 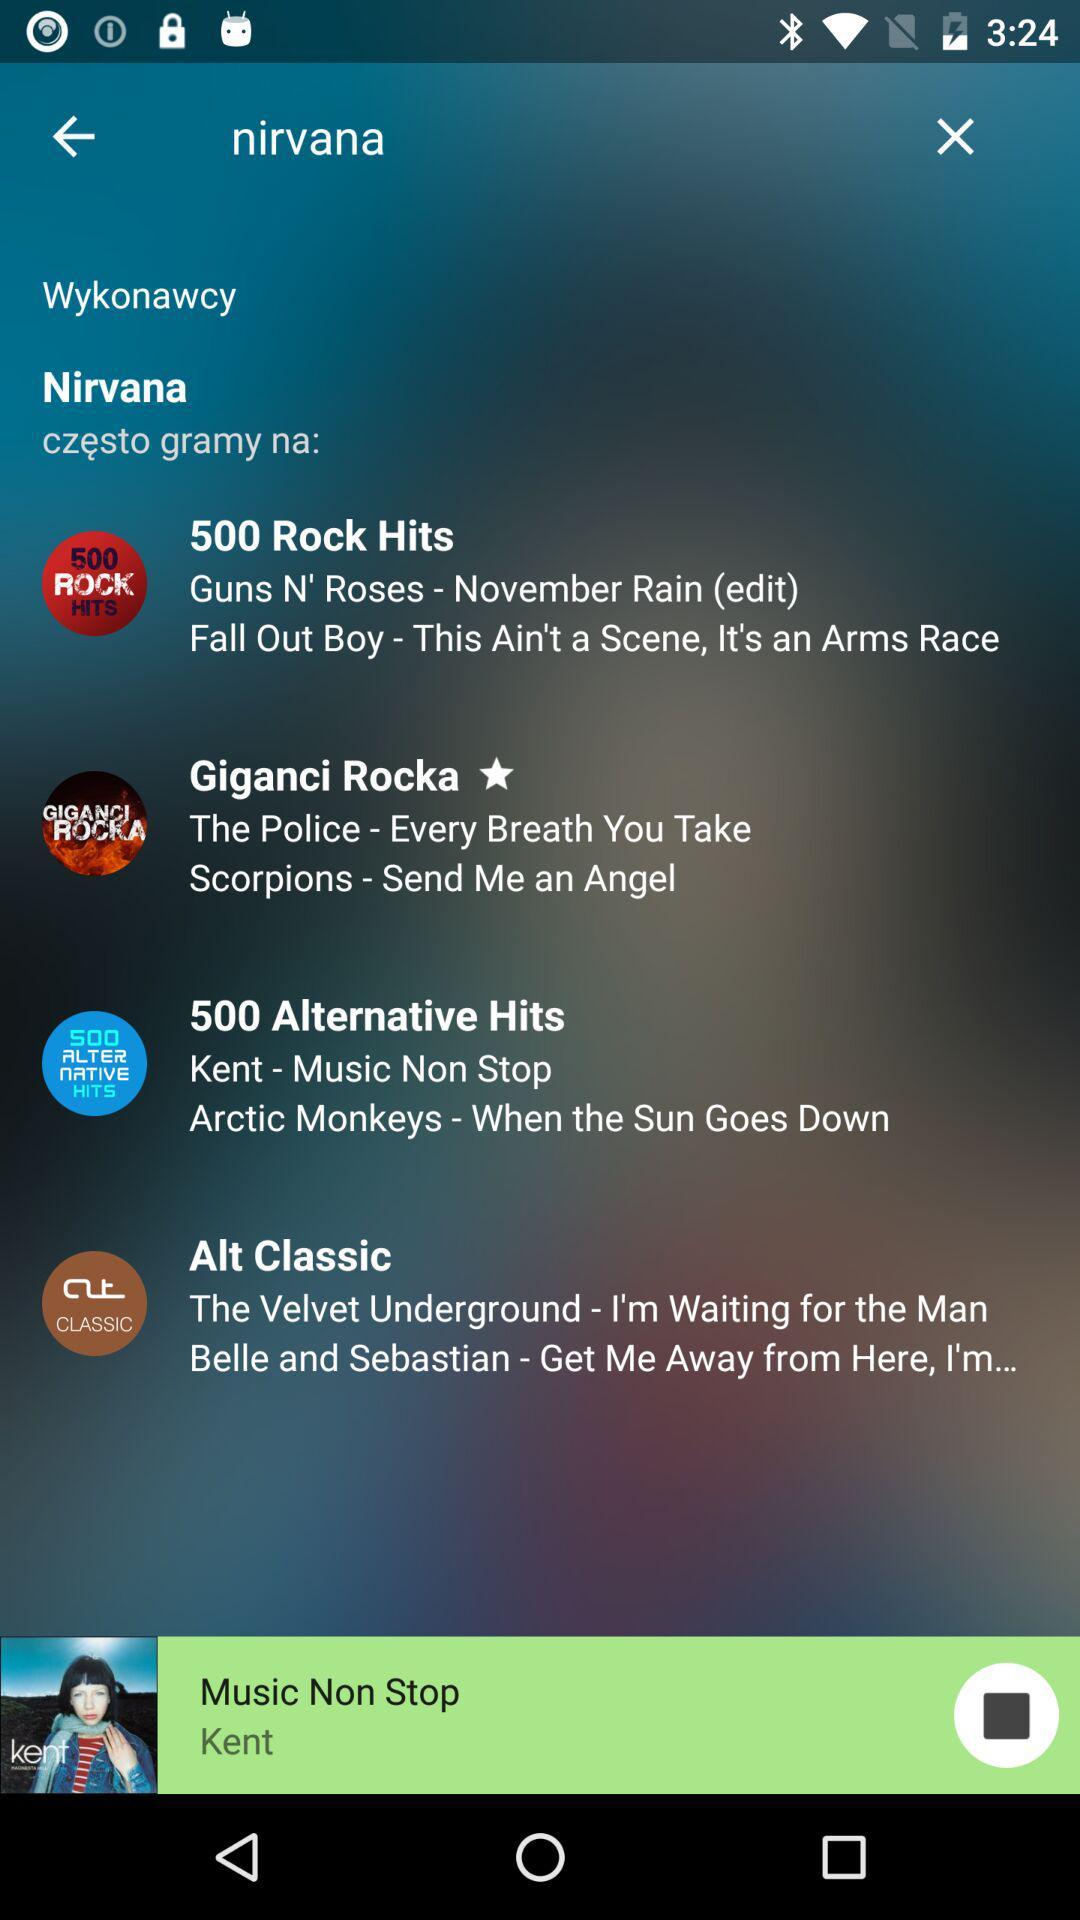 I want to click on icon above wykonawcy, so click(x=72, y=135).